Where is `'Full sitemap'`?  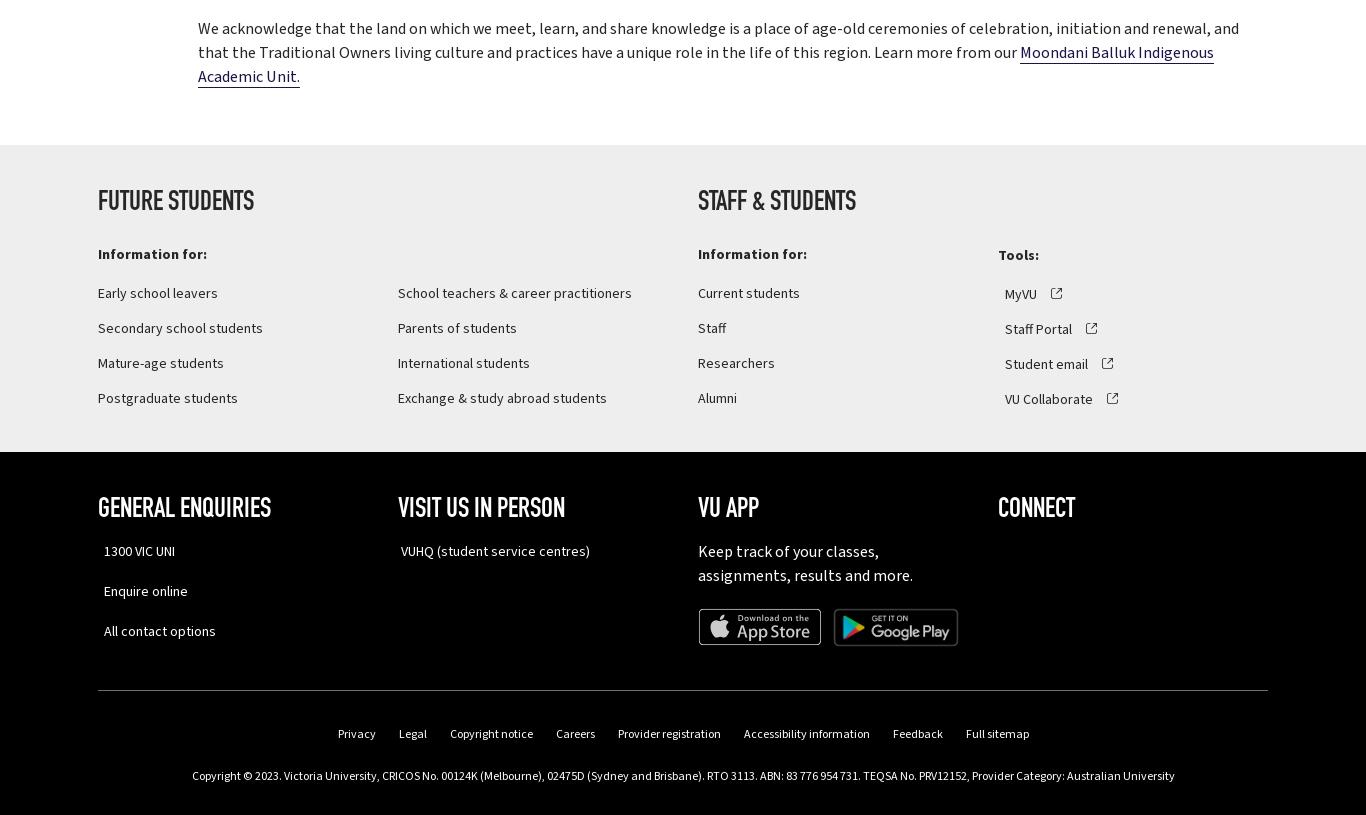
'Full sitemap' is located at coordinates (996, 734).